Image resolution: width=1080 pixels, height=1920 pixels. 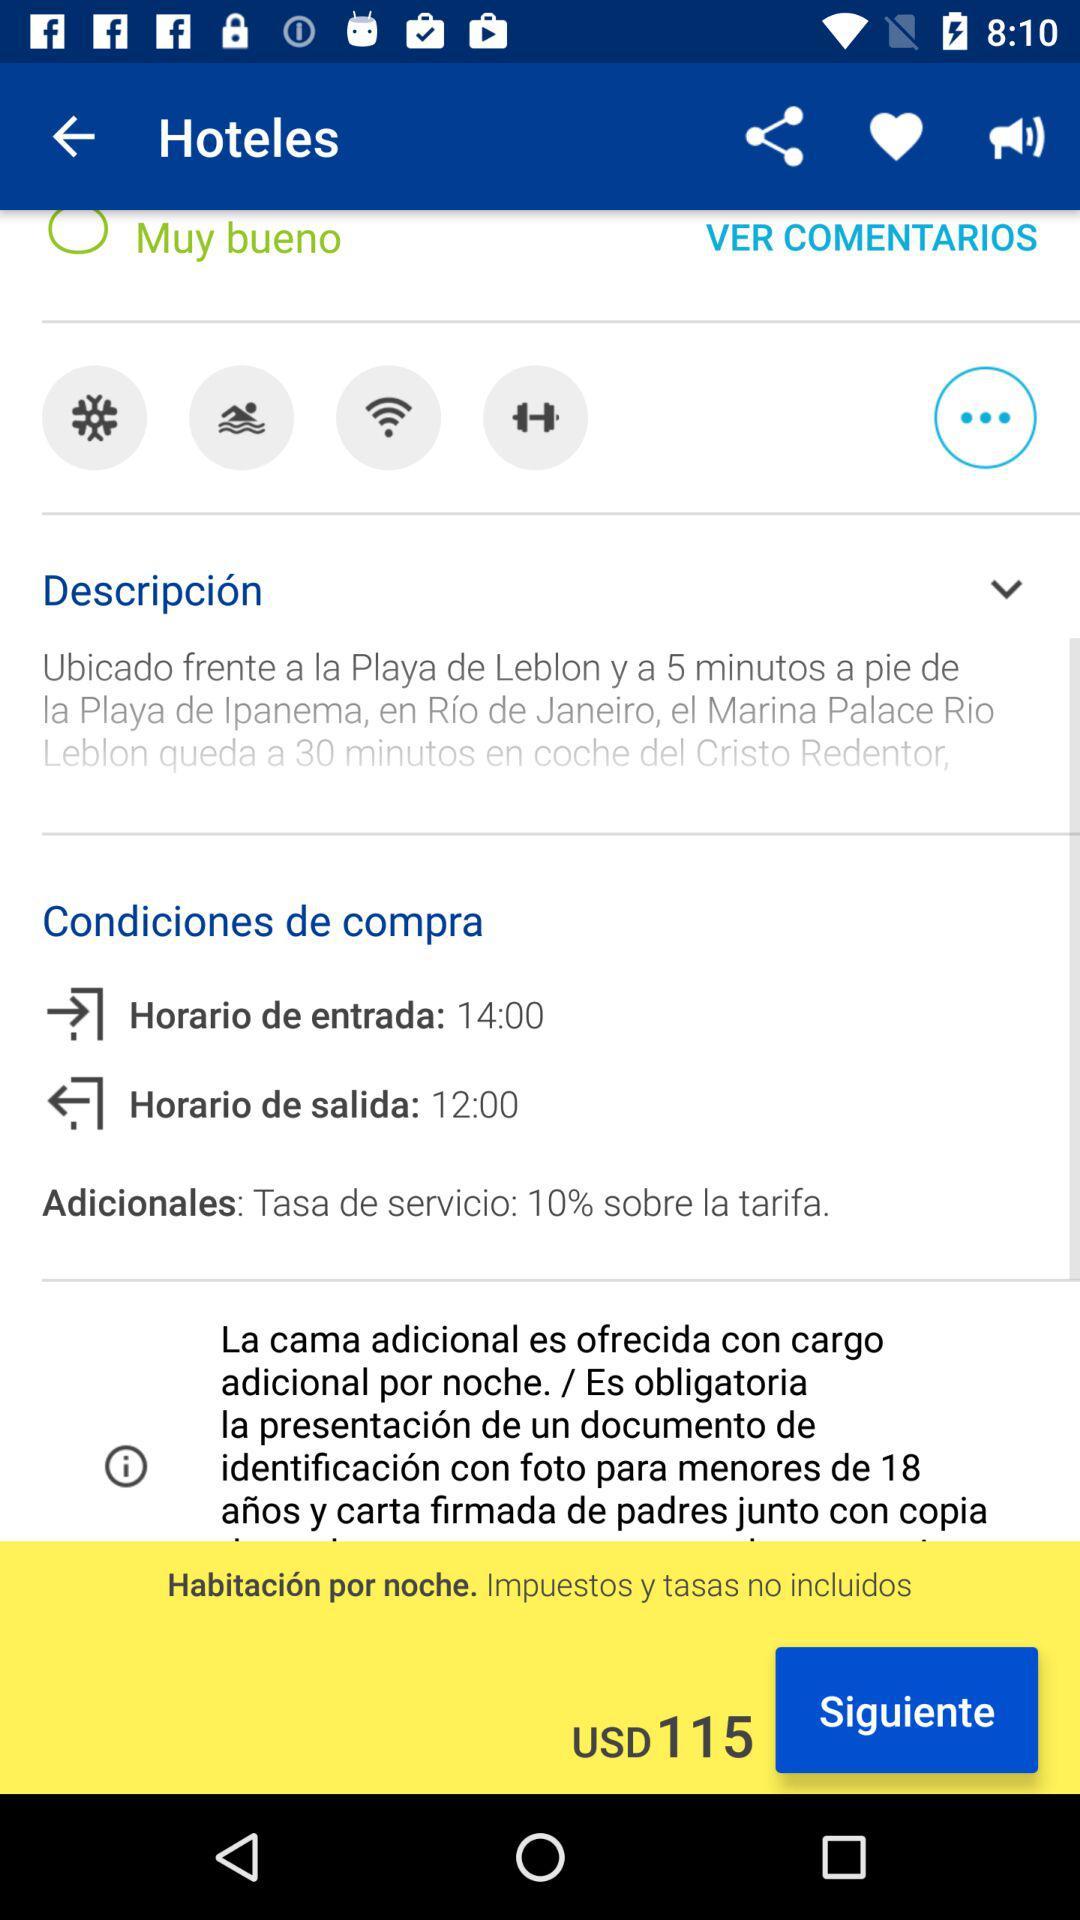 What do you see at coordinates (870, 253) in the screenshot?
I see `the ver comentarios item` at bounding box center [870, 253].